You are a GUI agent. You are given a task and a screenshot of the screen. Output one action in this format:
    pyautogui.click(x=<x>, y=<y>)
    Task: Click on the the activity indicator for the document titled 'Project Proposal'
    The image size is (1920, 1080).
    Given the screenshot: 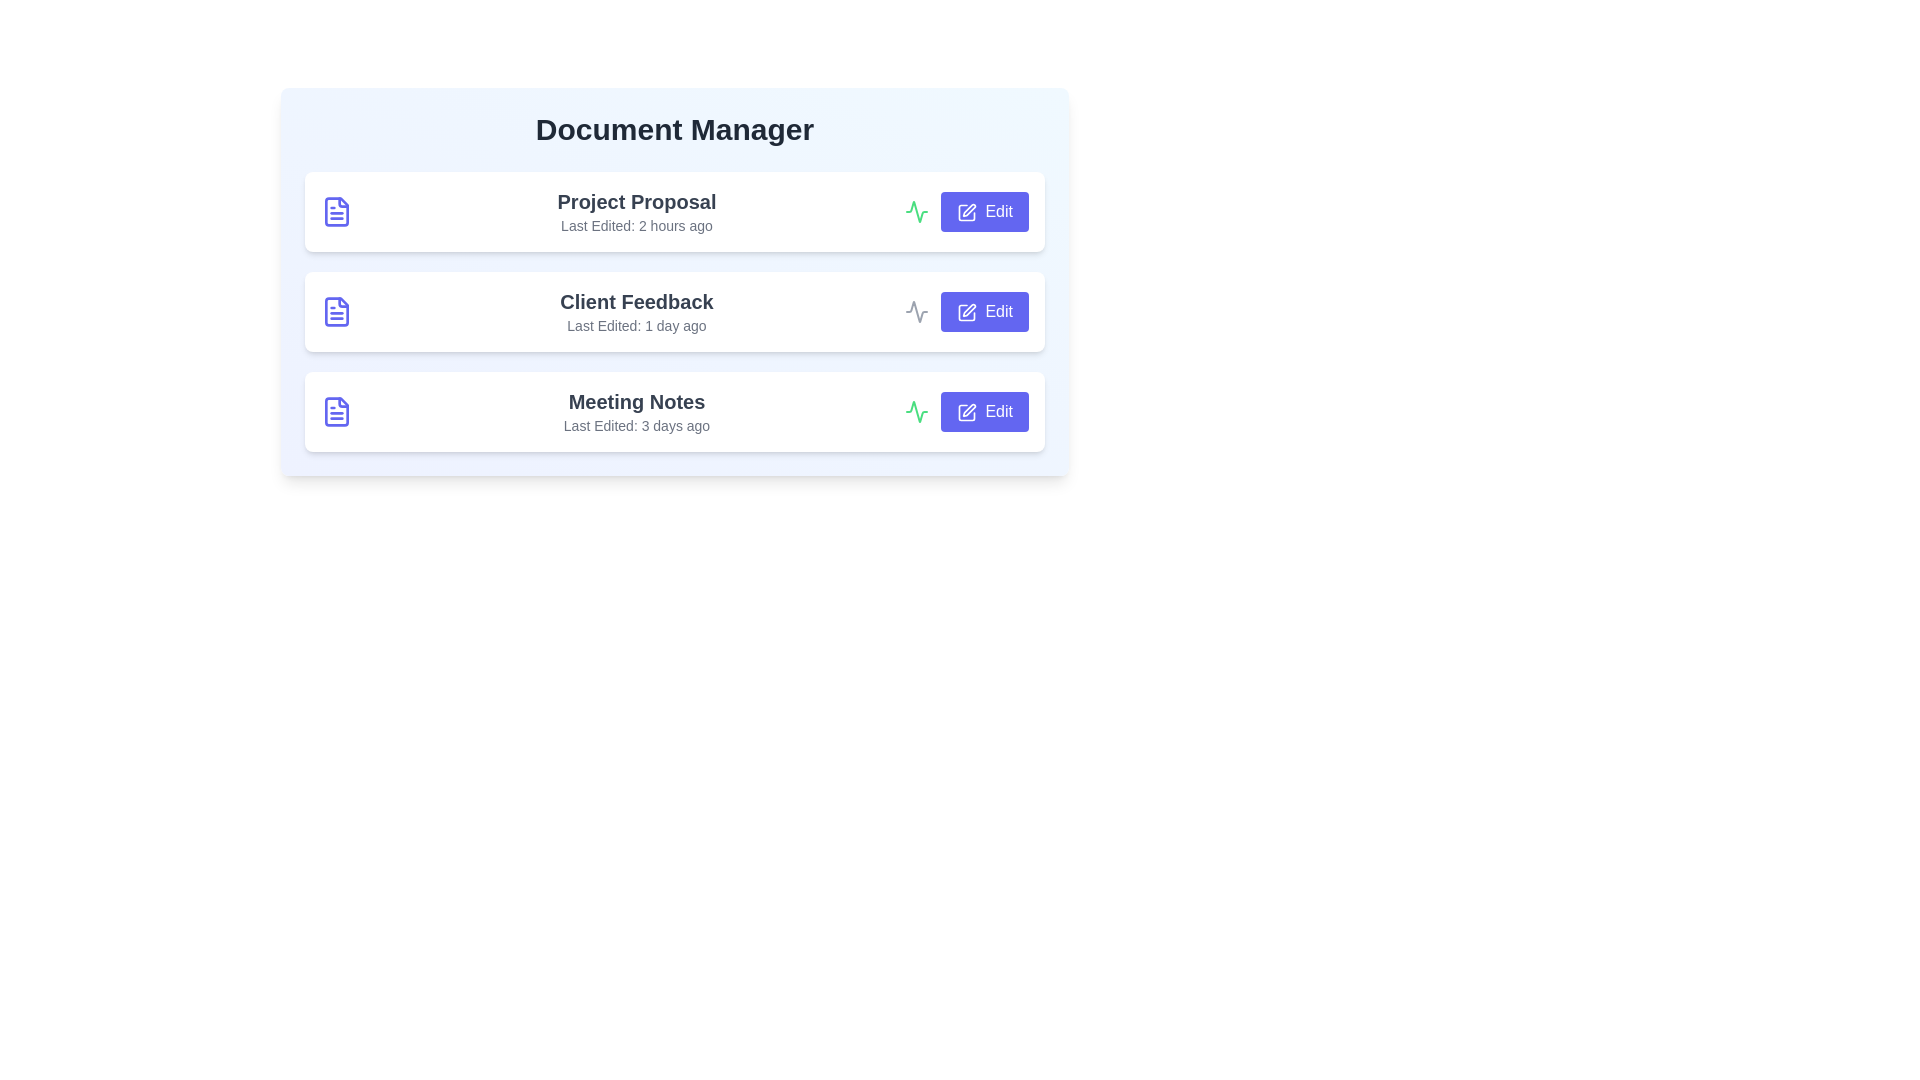 What is the action you would take?
    pyautogui.click(x=915, y=212)
    